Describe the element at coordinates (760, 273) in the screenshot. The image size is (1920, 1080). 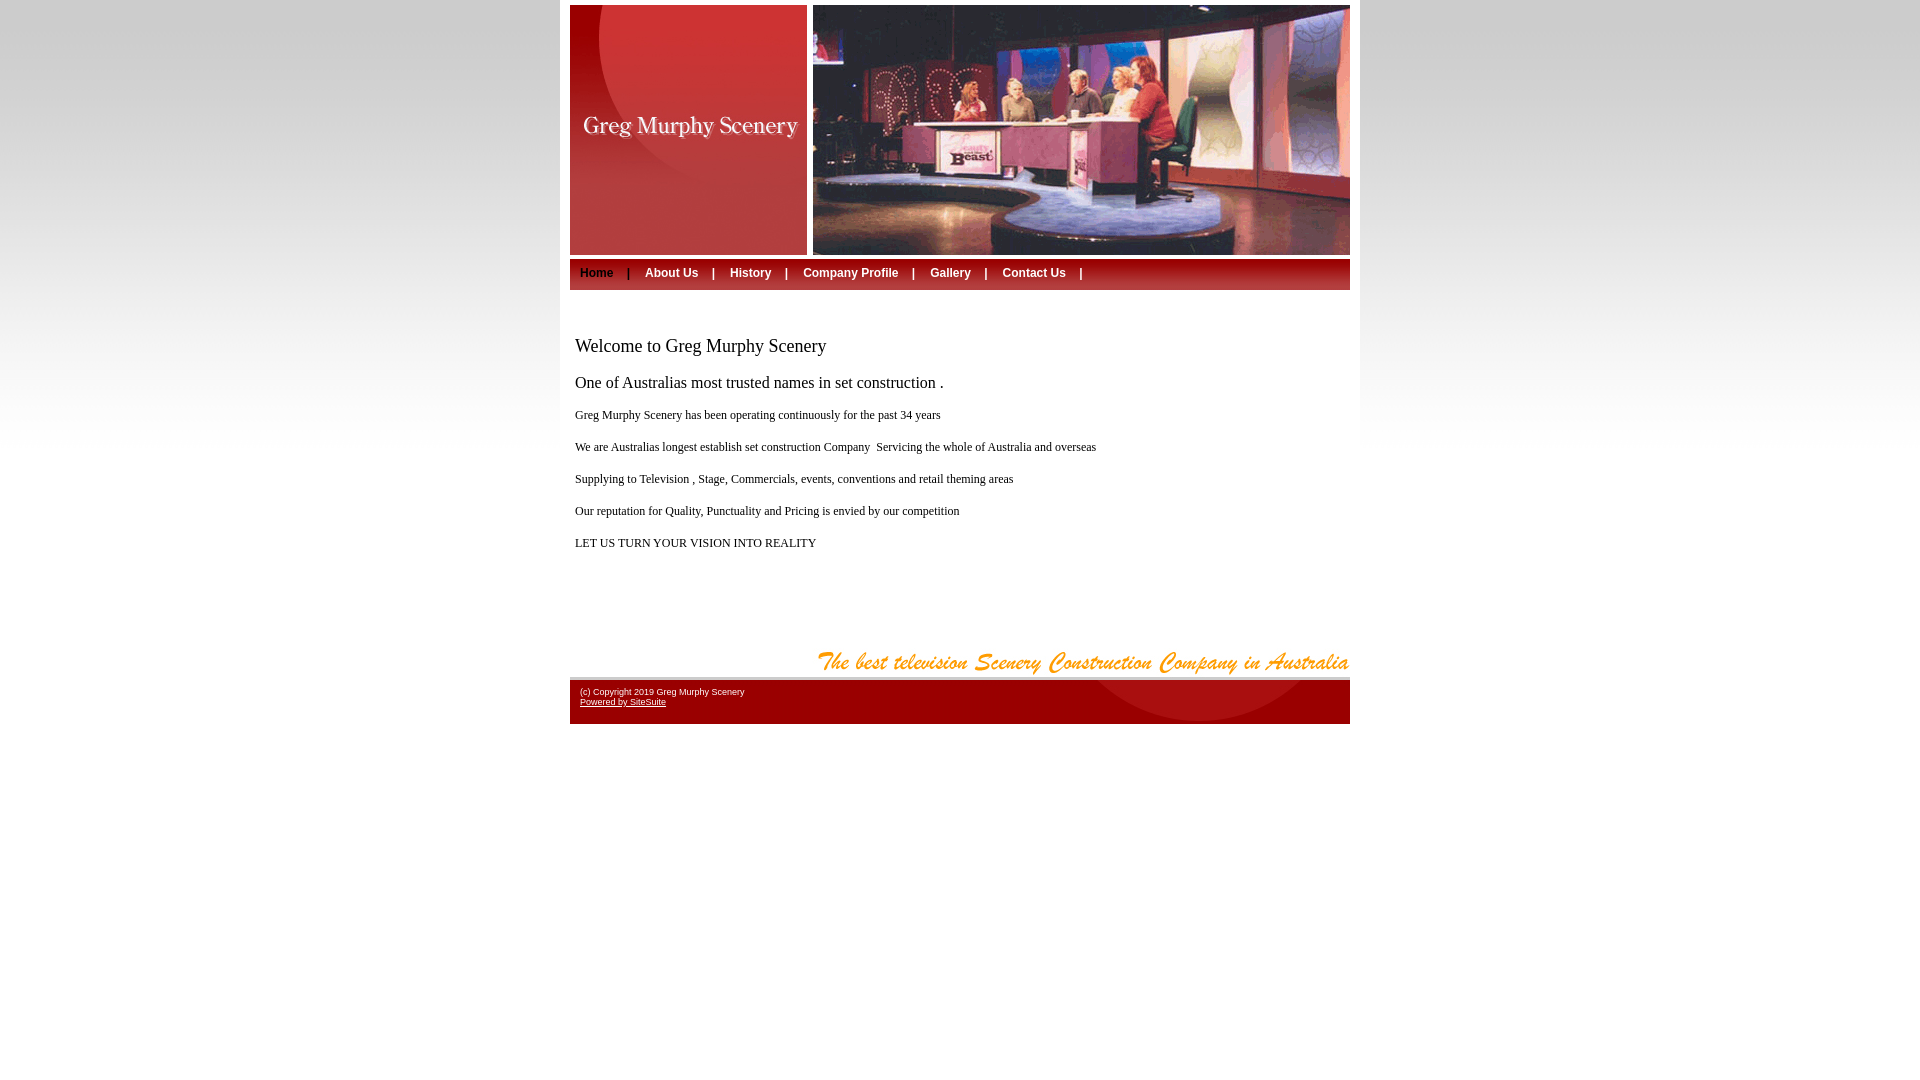
I see `'History    |   '` at that location.